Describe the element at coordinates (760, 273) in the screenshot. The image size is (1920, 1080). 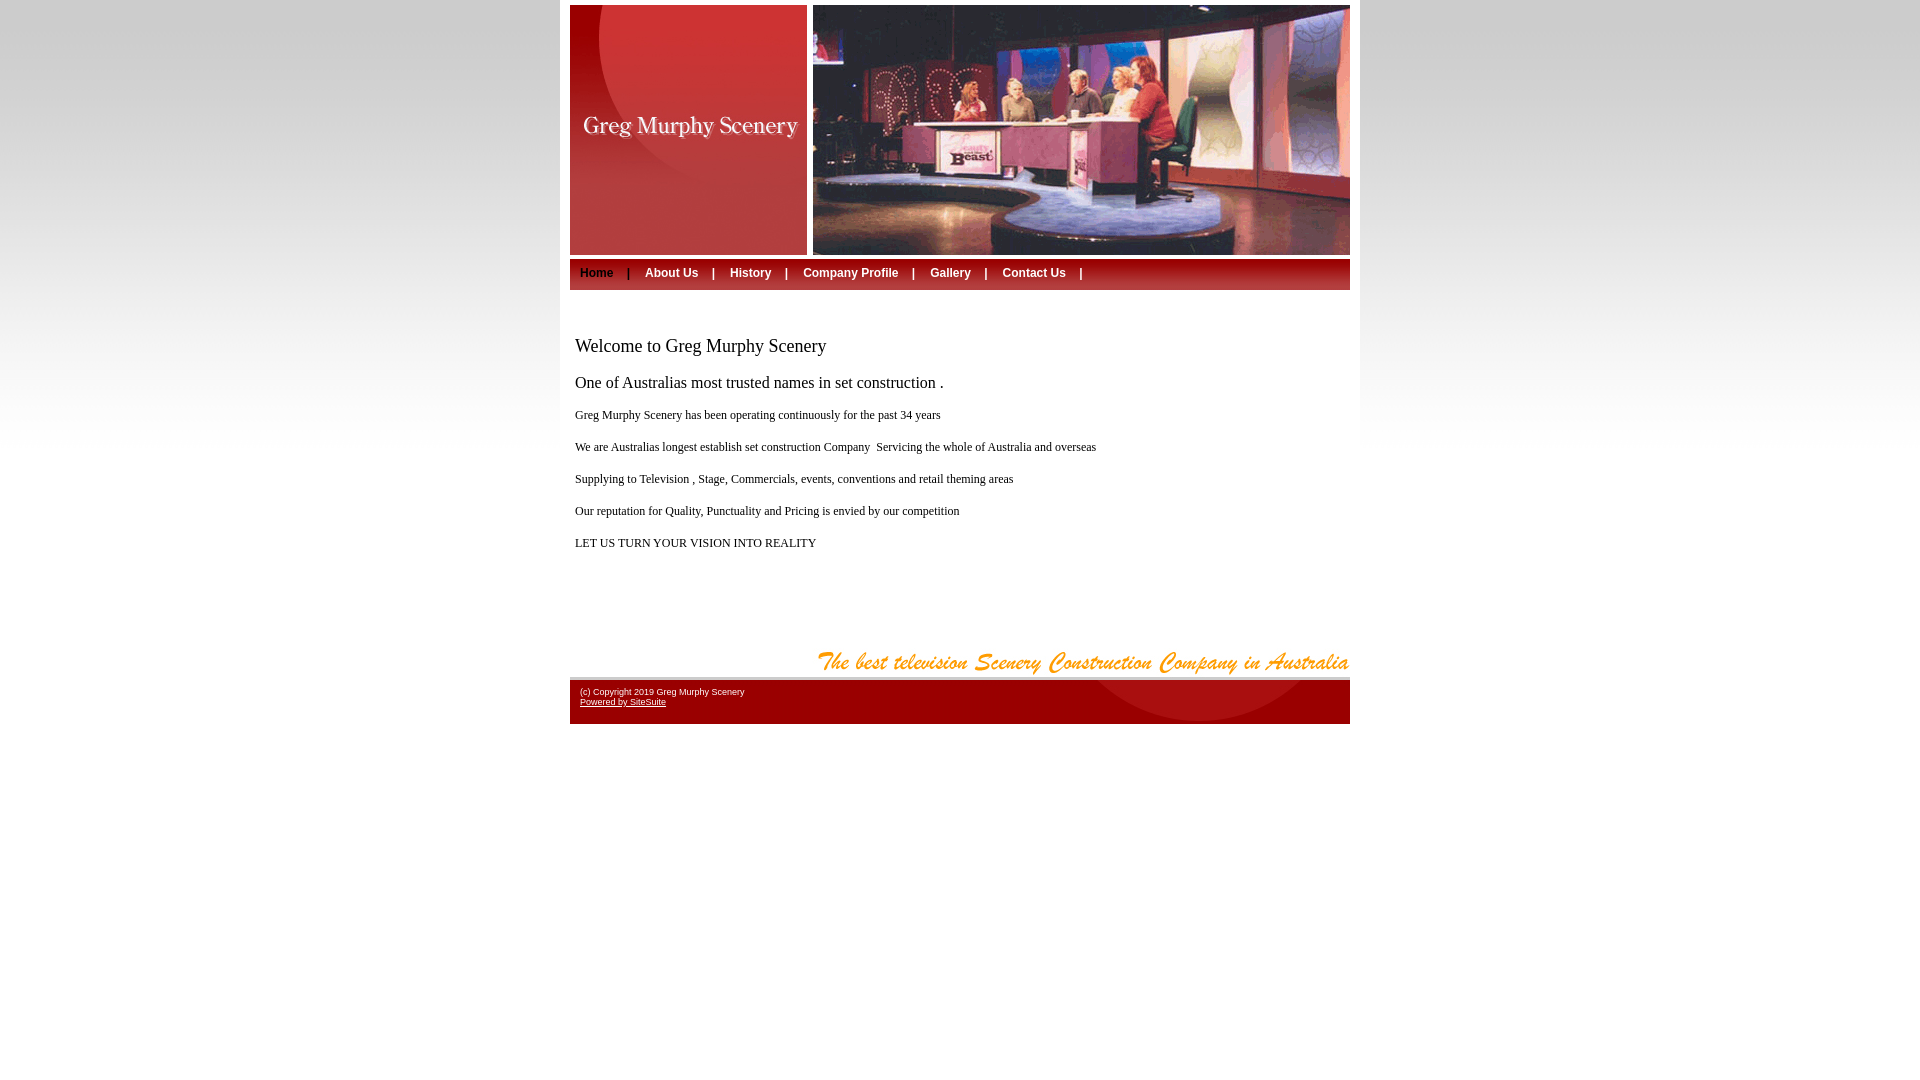
I see `'History    |   '` at that location.